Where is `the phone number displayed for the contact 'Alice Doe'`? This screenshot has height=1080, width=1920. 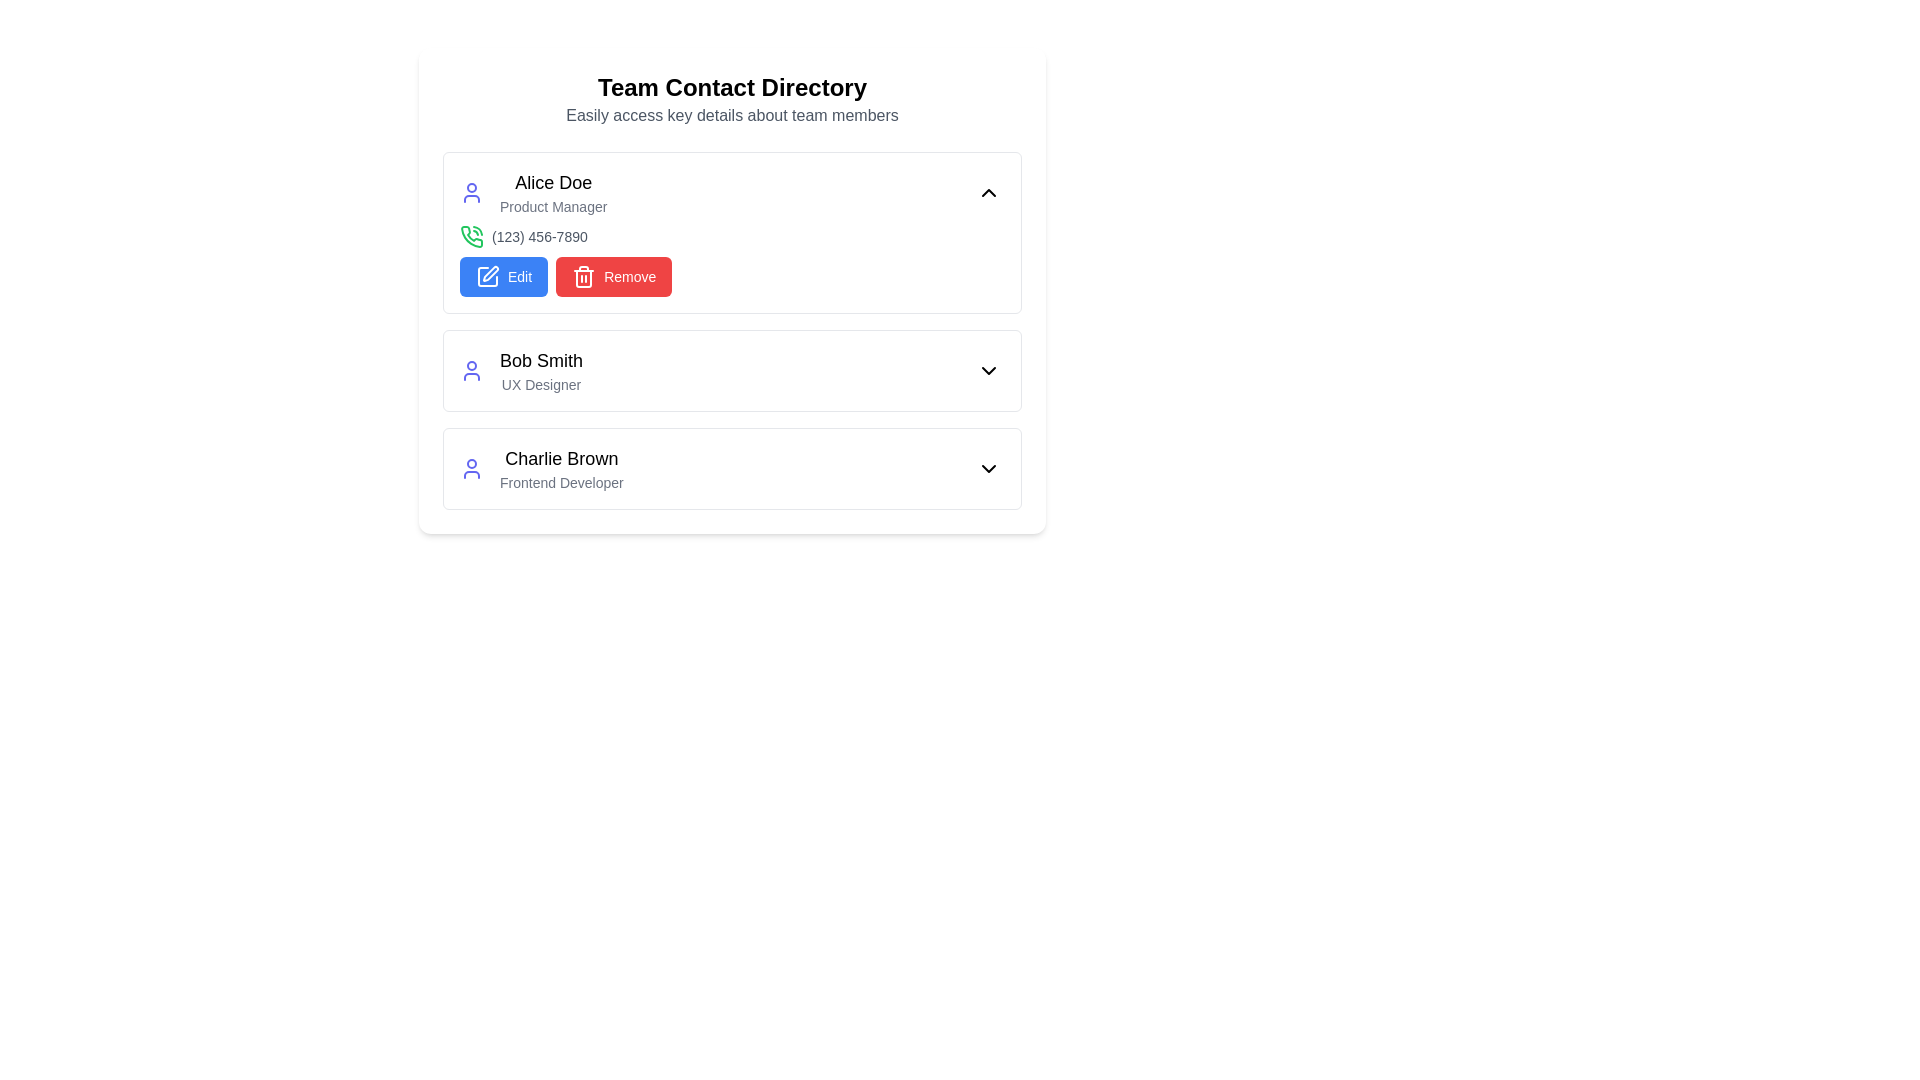 the phone number displayed for the contact 'Alice Doe' is located at coordinates (731, 235).